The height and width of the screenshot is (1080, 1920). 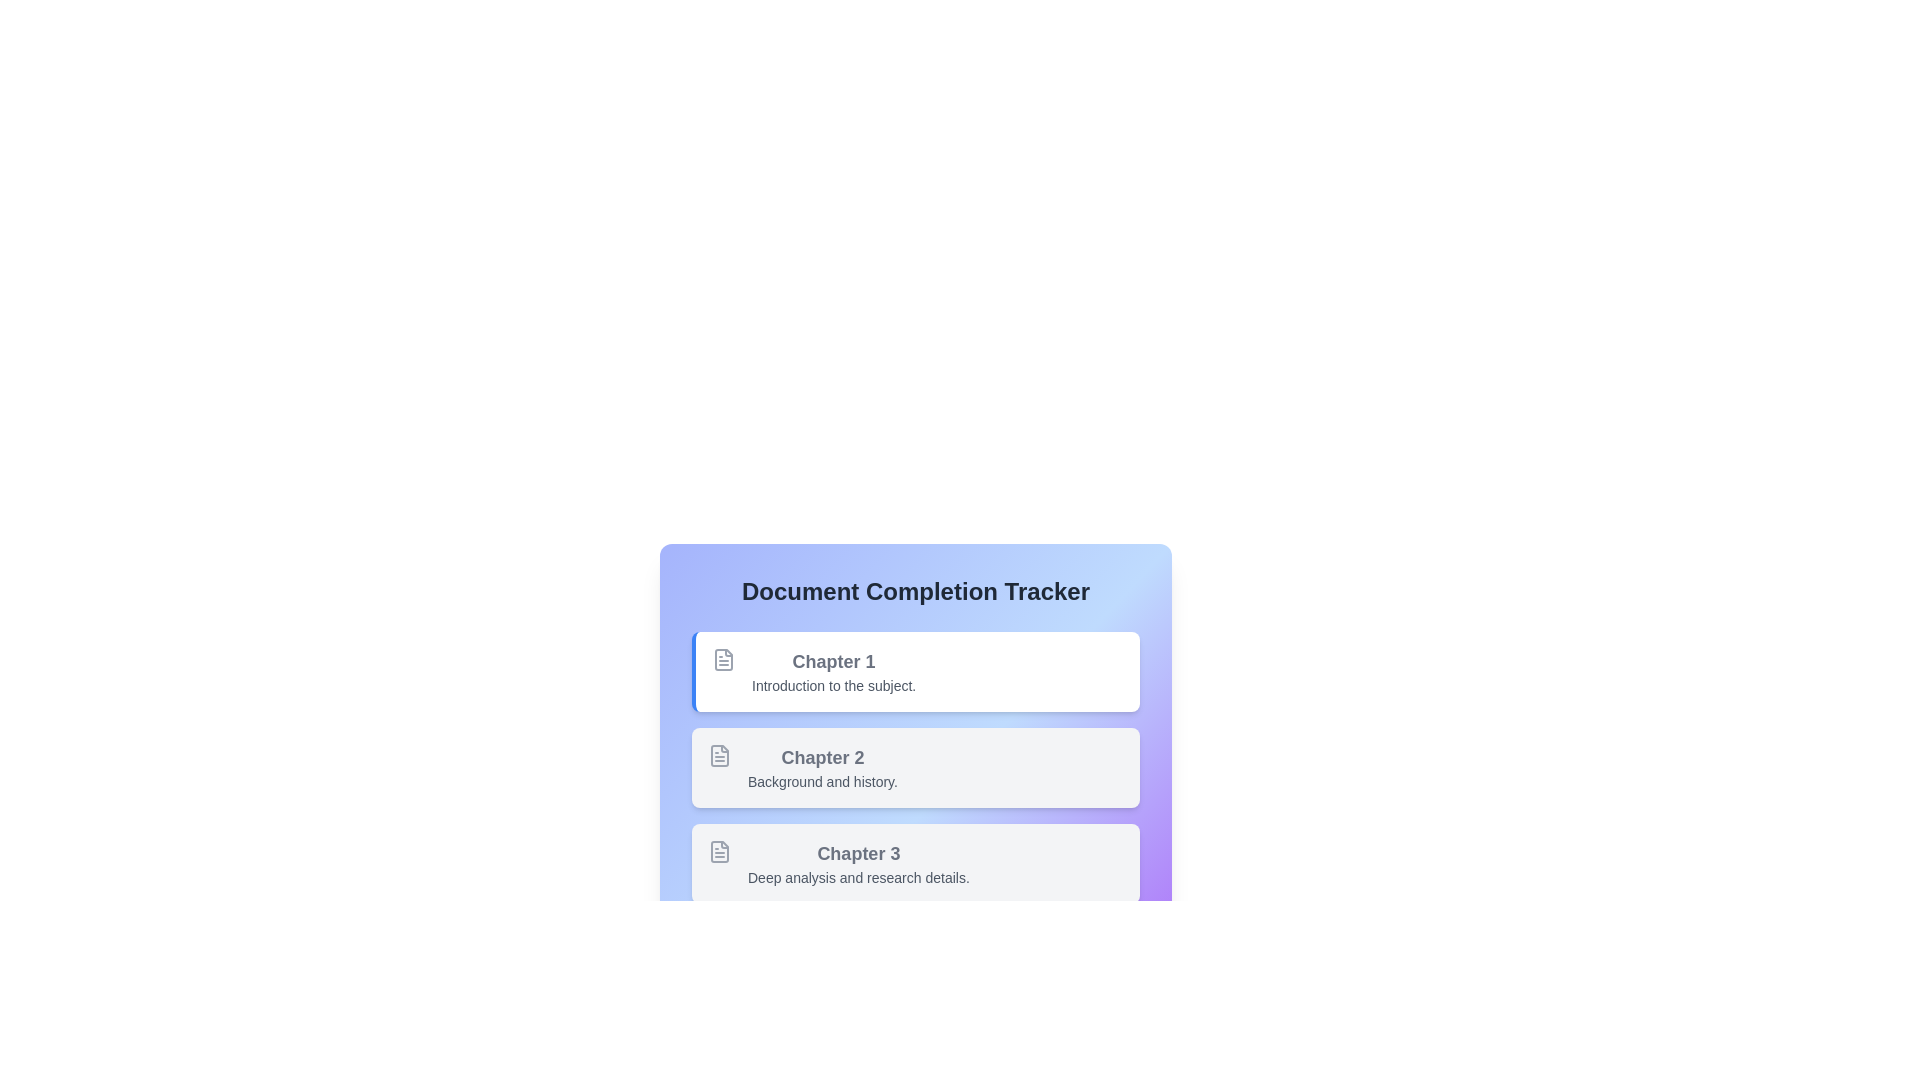 What do you see at coordinates (720, 756) in the screenshot?
I see `the icon representing the document associated with 'Chapter 2 Background and history', which is located to the left of the title 'Chapter 2'` at bounding box center [720, 756].